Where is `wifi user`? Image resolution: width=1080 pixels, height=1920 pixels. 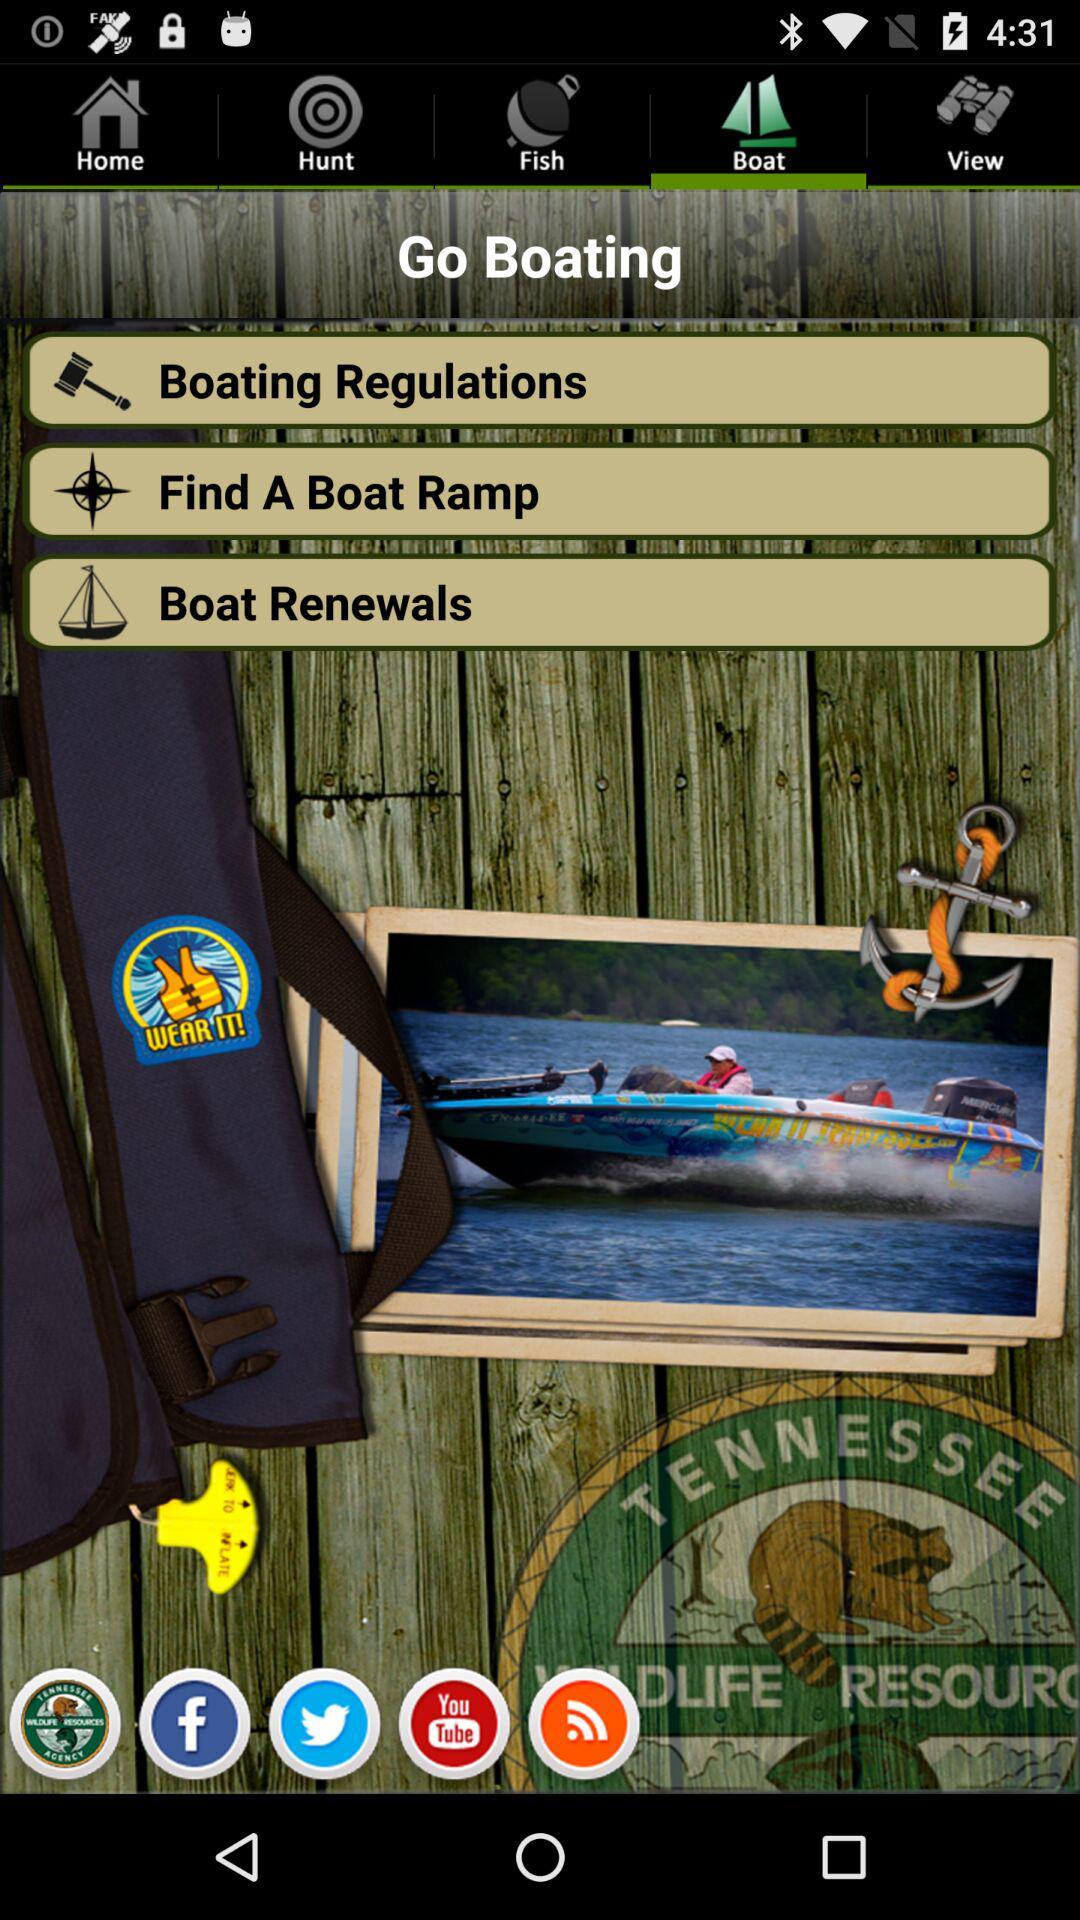 wifi user is located at coordinates (583, 1728).